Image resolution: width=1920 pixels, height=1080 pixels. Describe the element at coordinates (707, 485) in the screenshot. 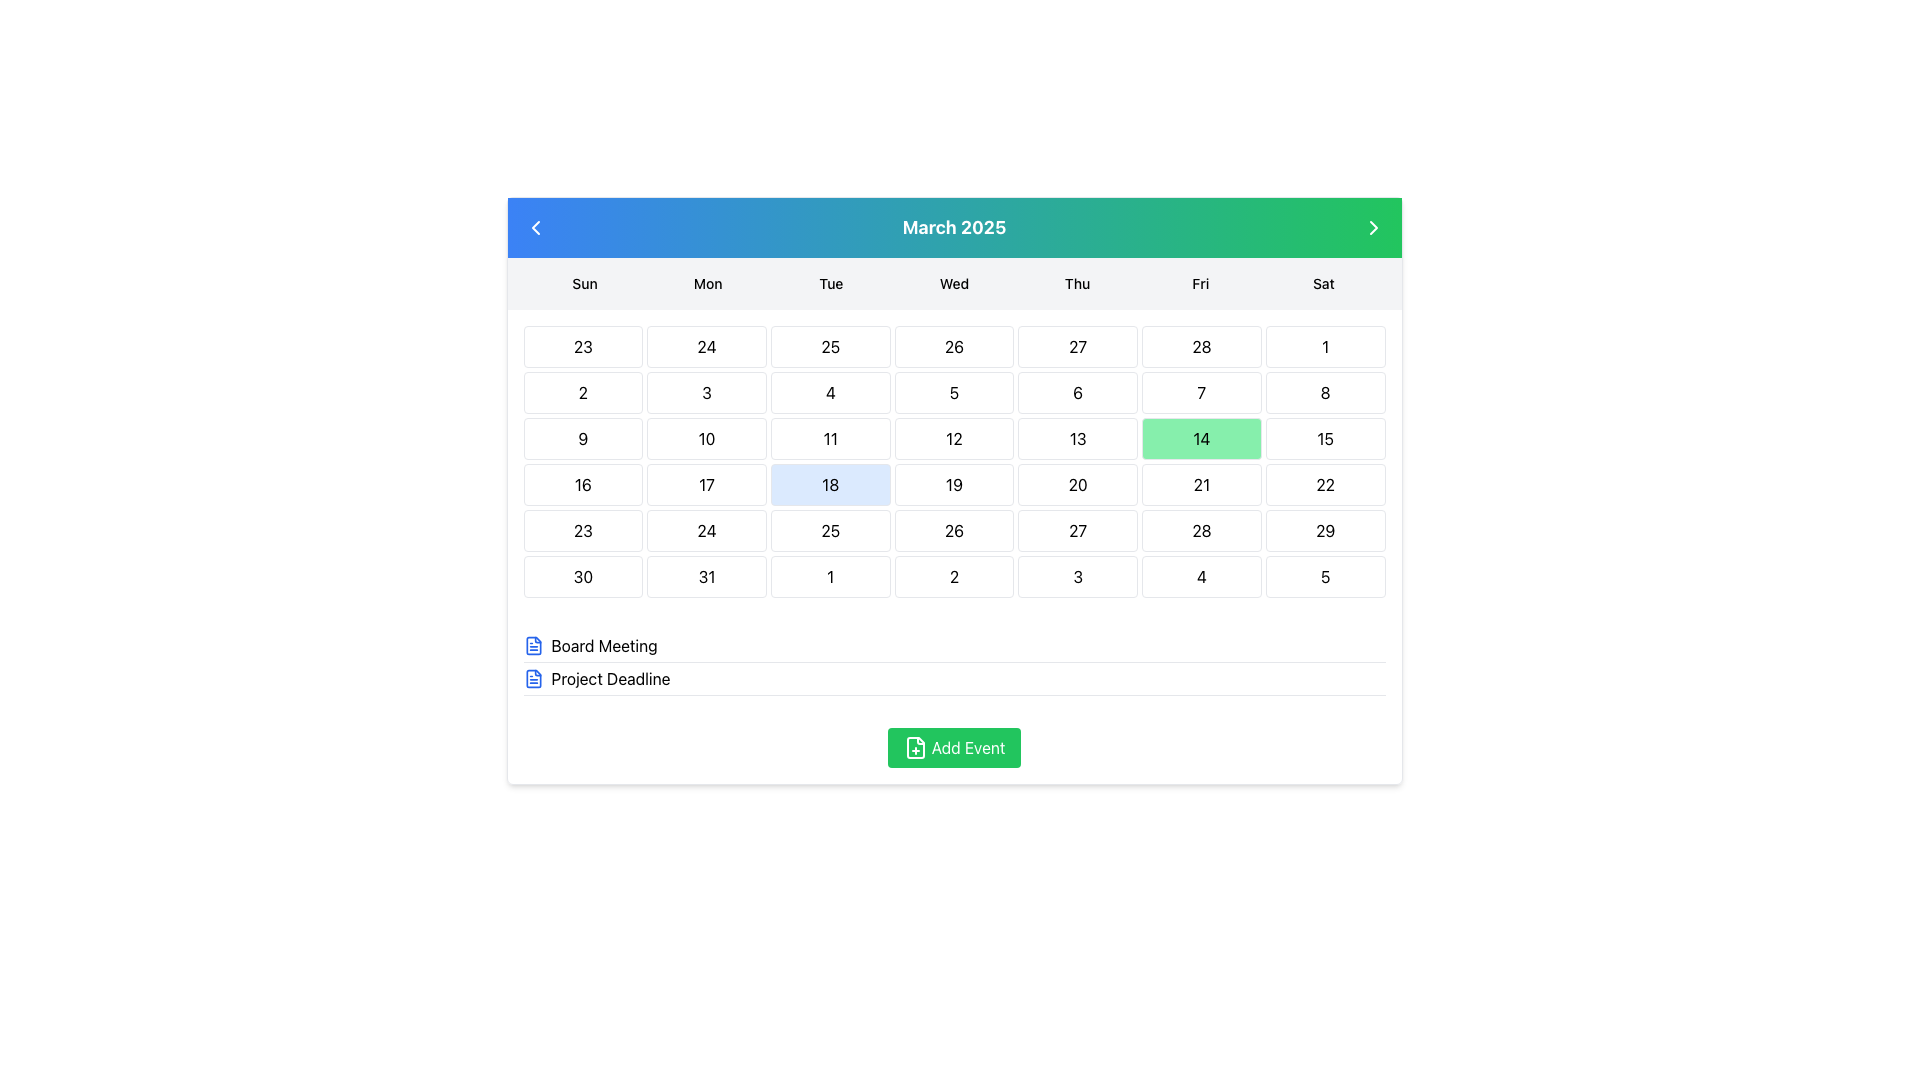

I see `the square button with a white background, black border, and the number '17' displayed in black text, located in the fourth row and second column of the calendar grid` at that location.